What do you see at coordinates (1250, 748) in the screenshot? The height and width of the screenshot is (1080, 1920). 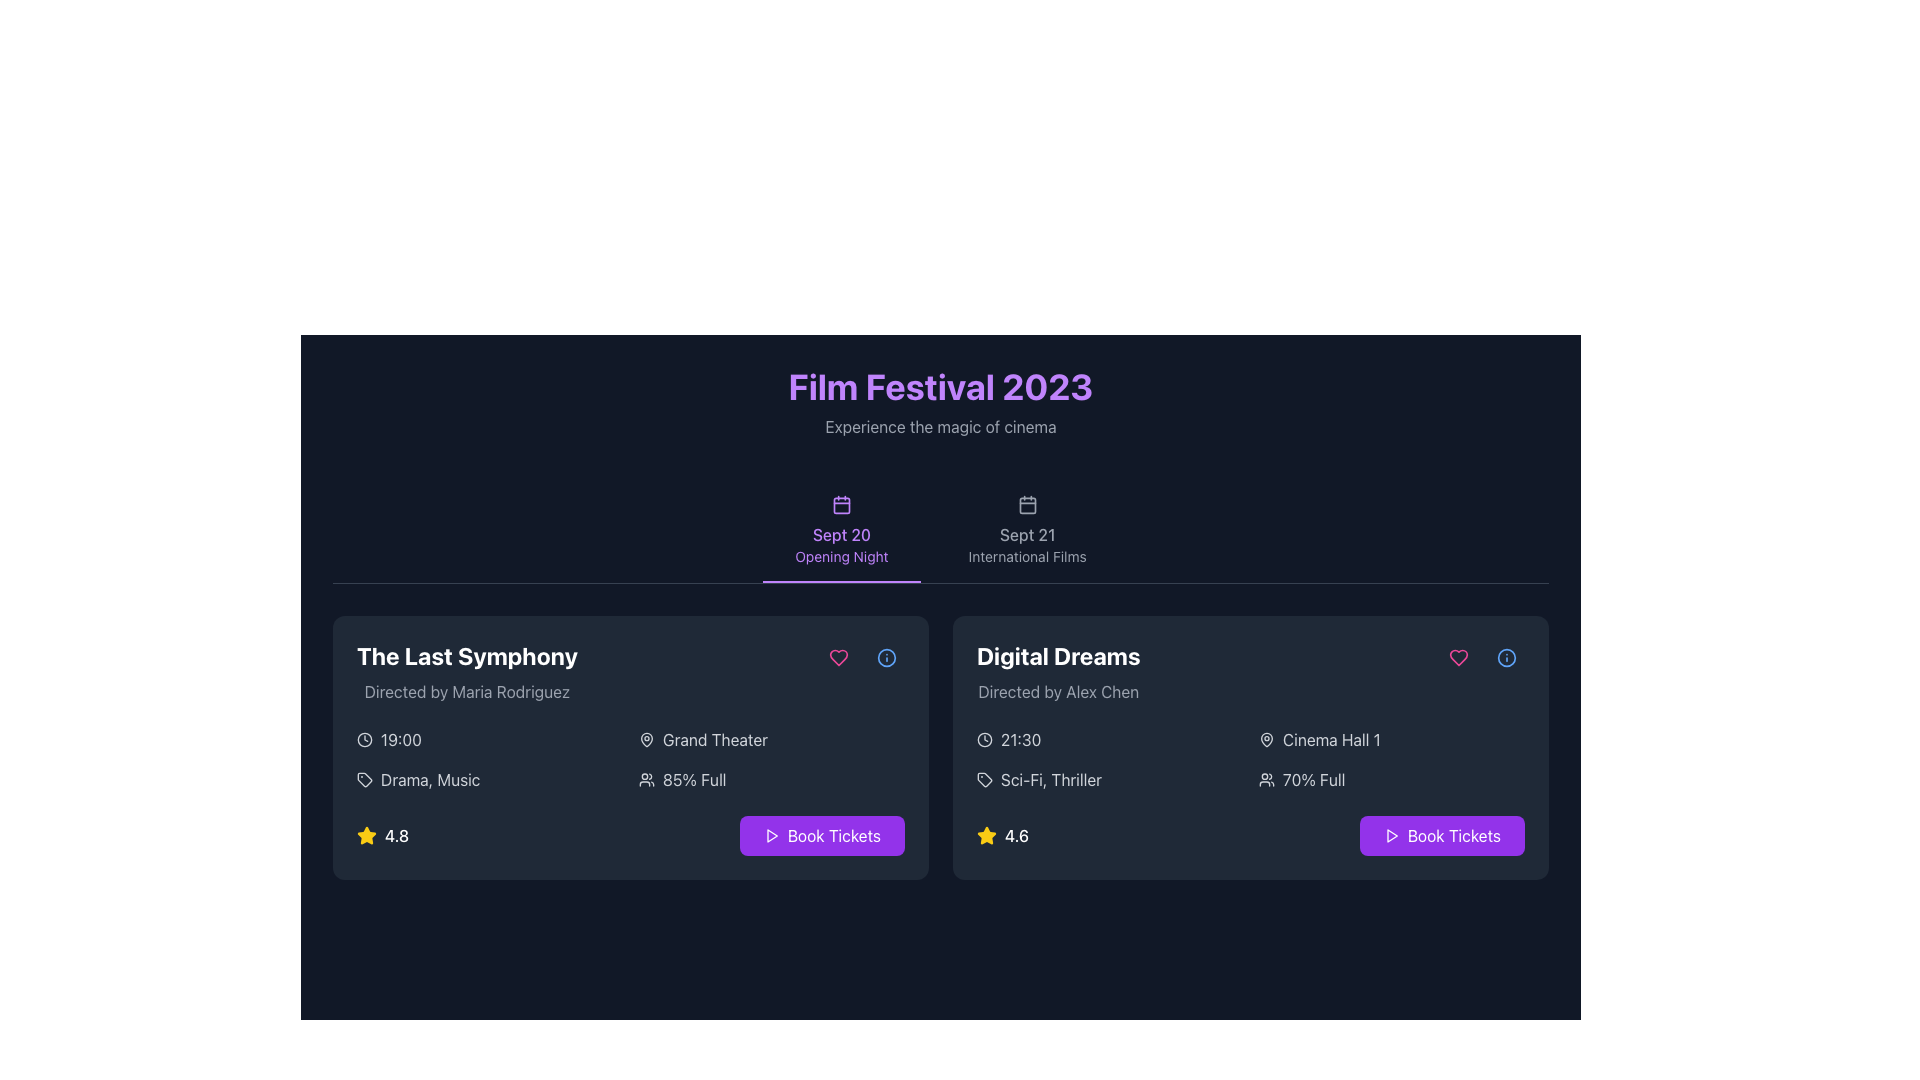 I see `details of the movie presented in the card labeled 'Digital Dreams', which includes the title, subtitle, showtime, cinema hall, genre, occupancy, and rating` at bounding box center [1250, 748].